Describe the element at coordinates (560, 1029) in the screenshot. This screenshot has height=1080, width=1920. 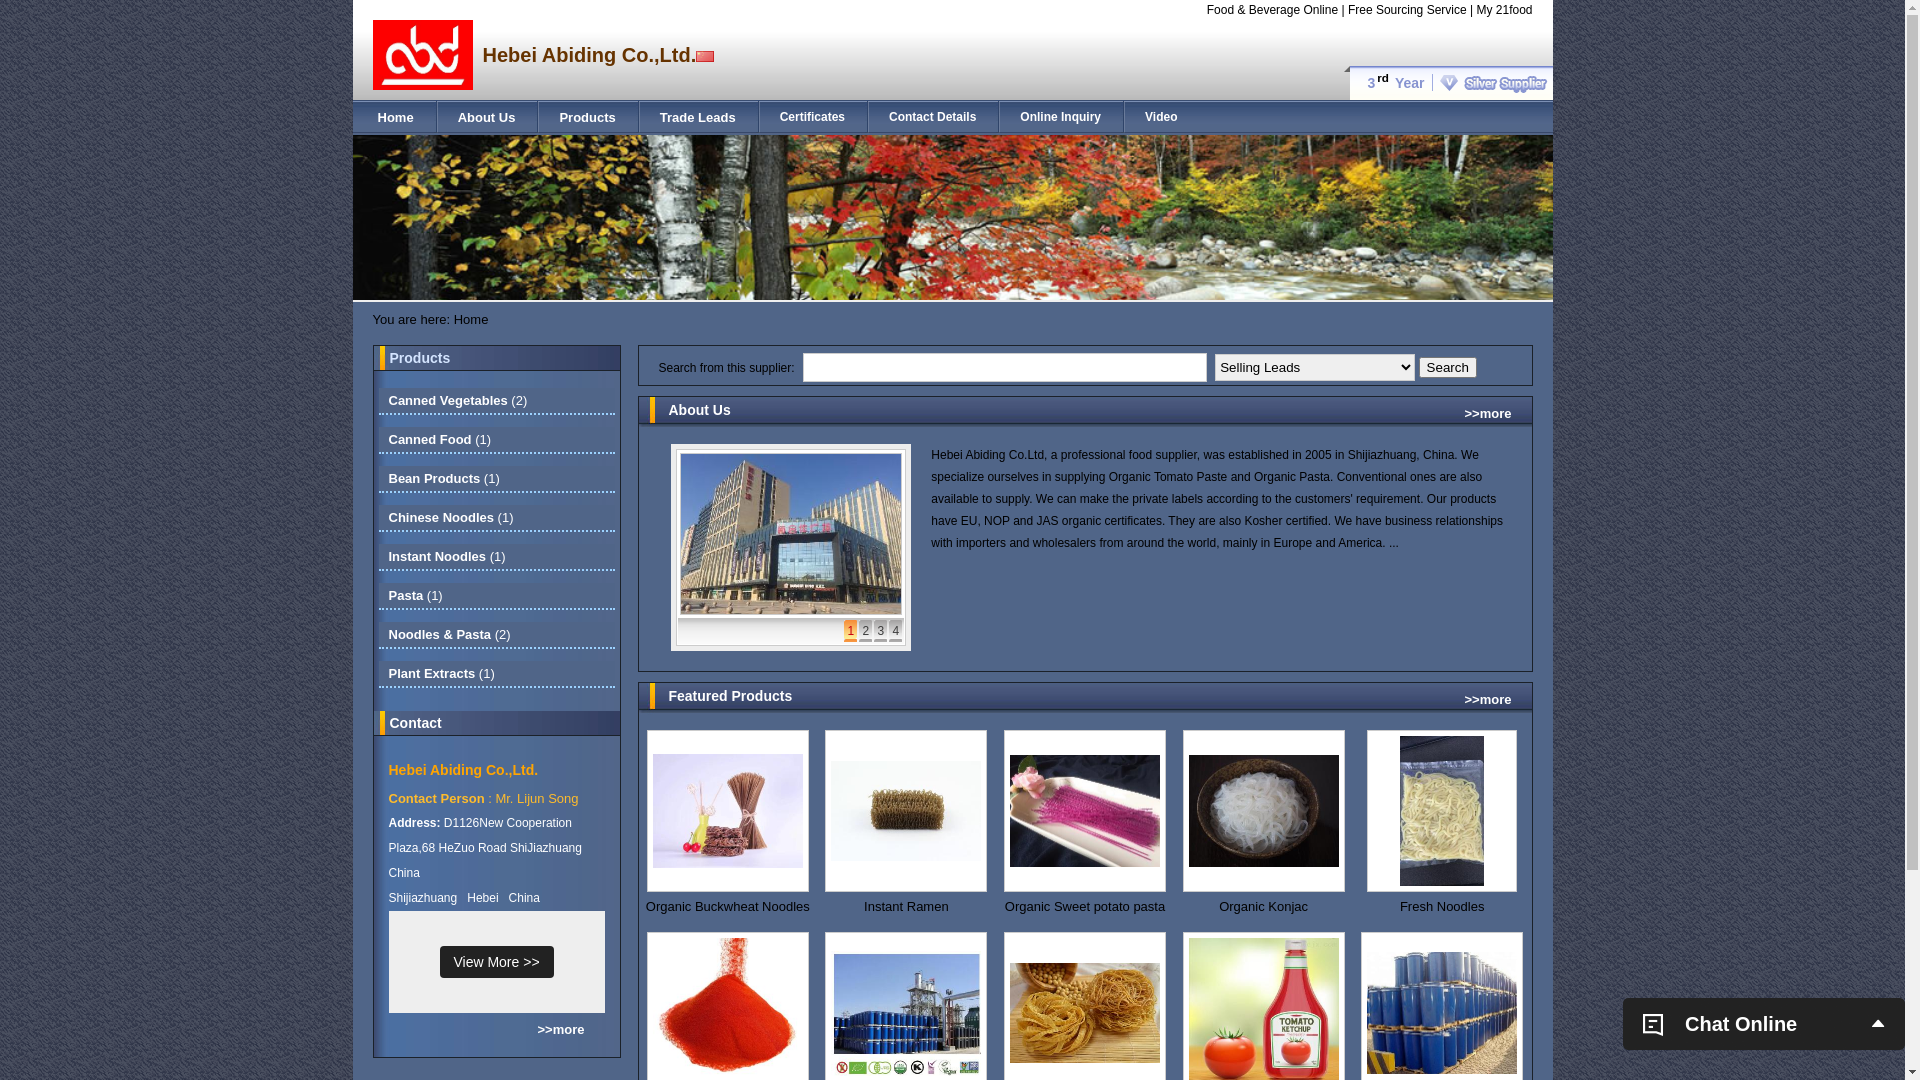
I see `'>>more'` at that location.